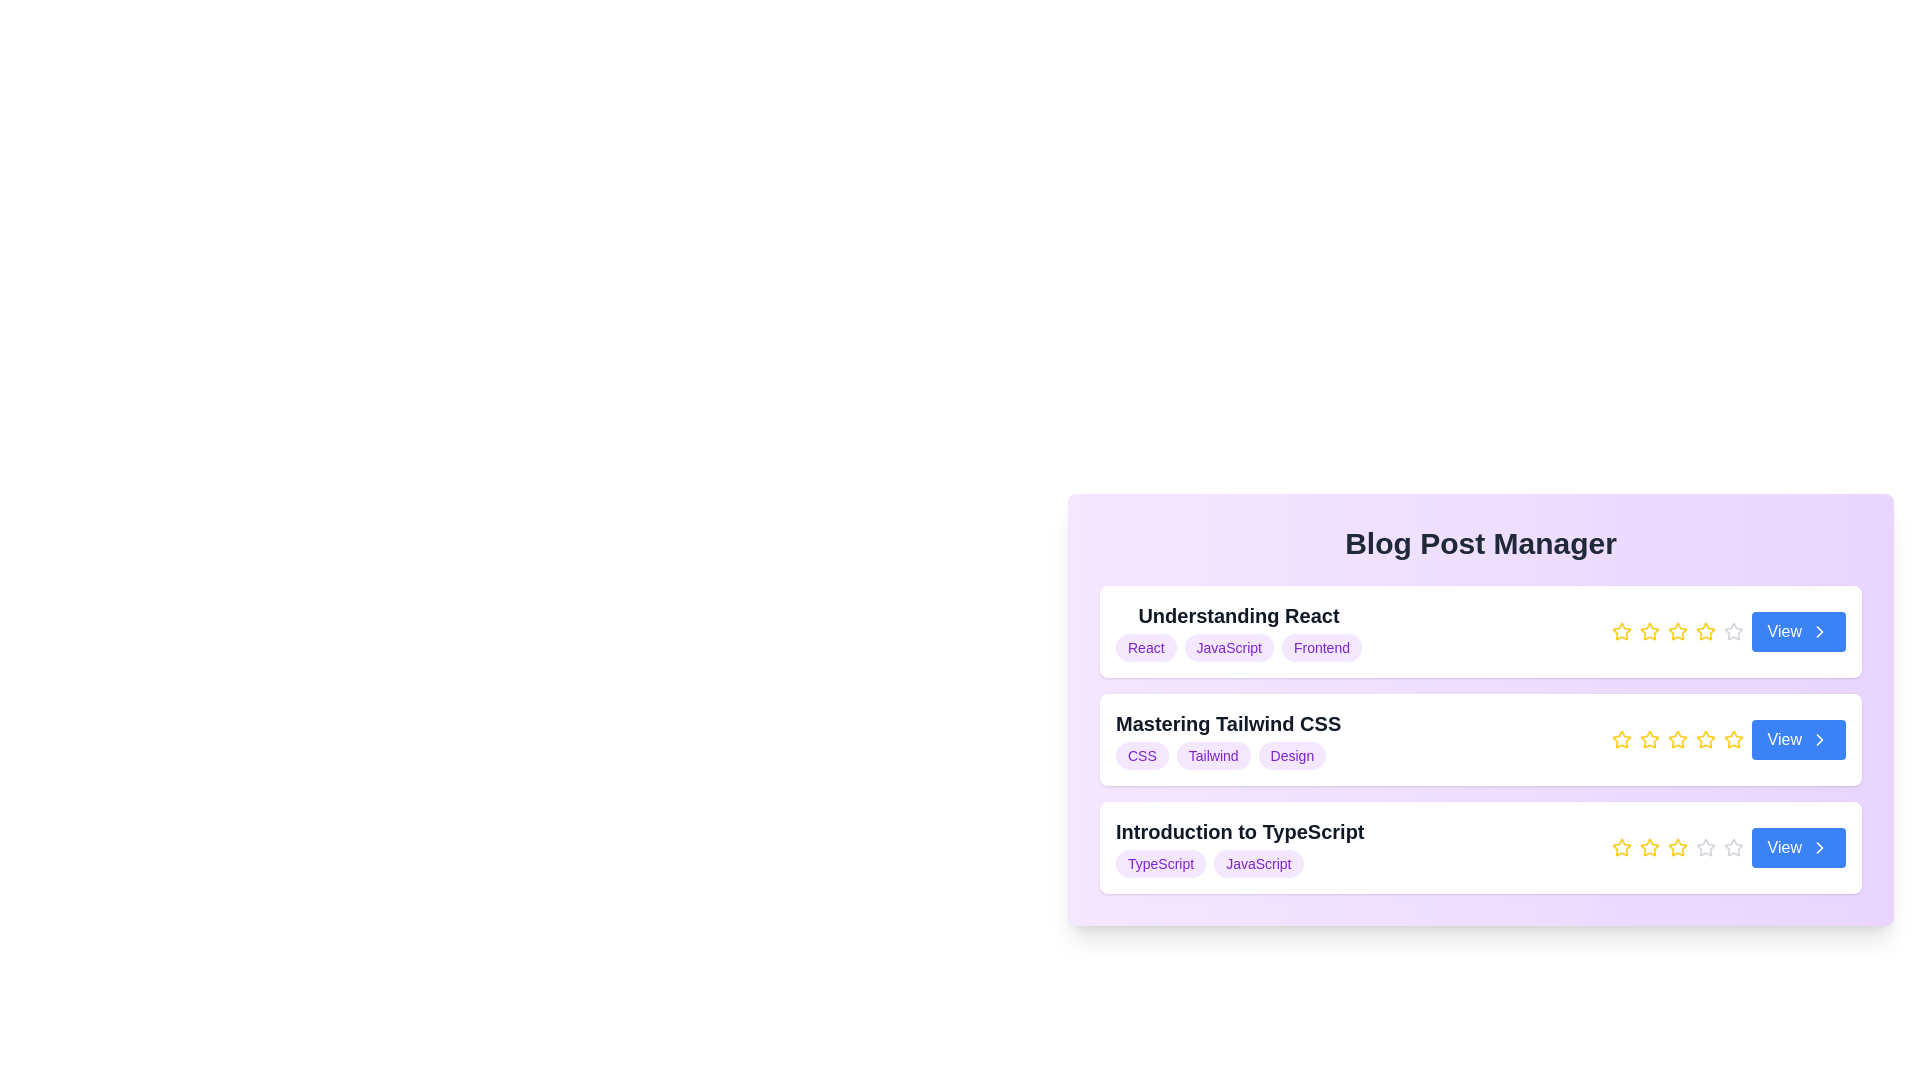 The width and height of the screenshot is (1920, 1080). What do you see at coordinates (1677, 739) in the screenshot?
I see `the fourth yellow star icon in the rating section of the 'Mastering Tailwind CSS' card` at bounding box center [1677, 739].